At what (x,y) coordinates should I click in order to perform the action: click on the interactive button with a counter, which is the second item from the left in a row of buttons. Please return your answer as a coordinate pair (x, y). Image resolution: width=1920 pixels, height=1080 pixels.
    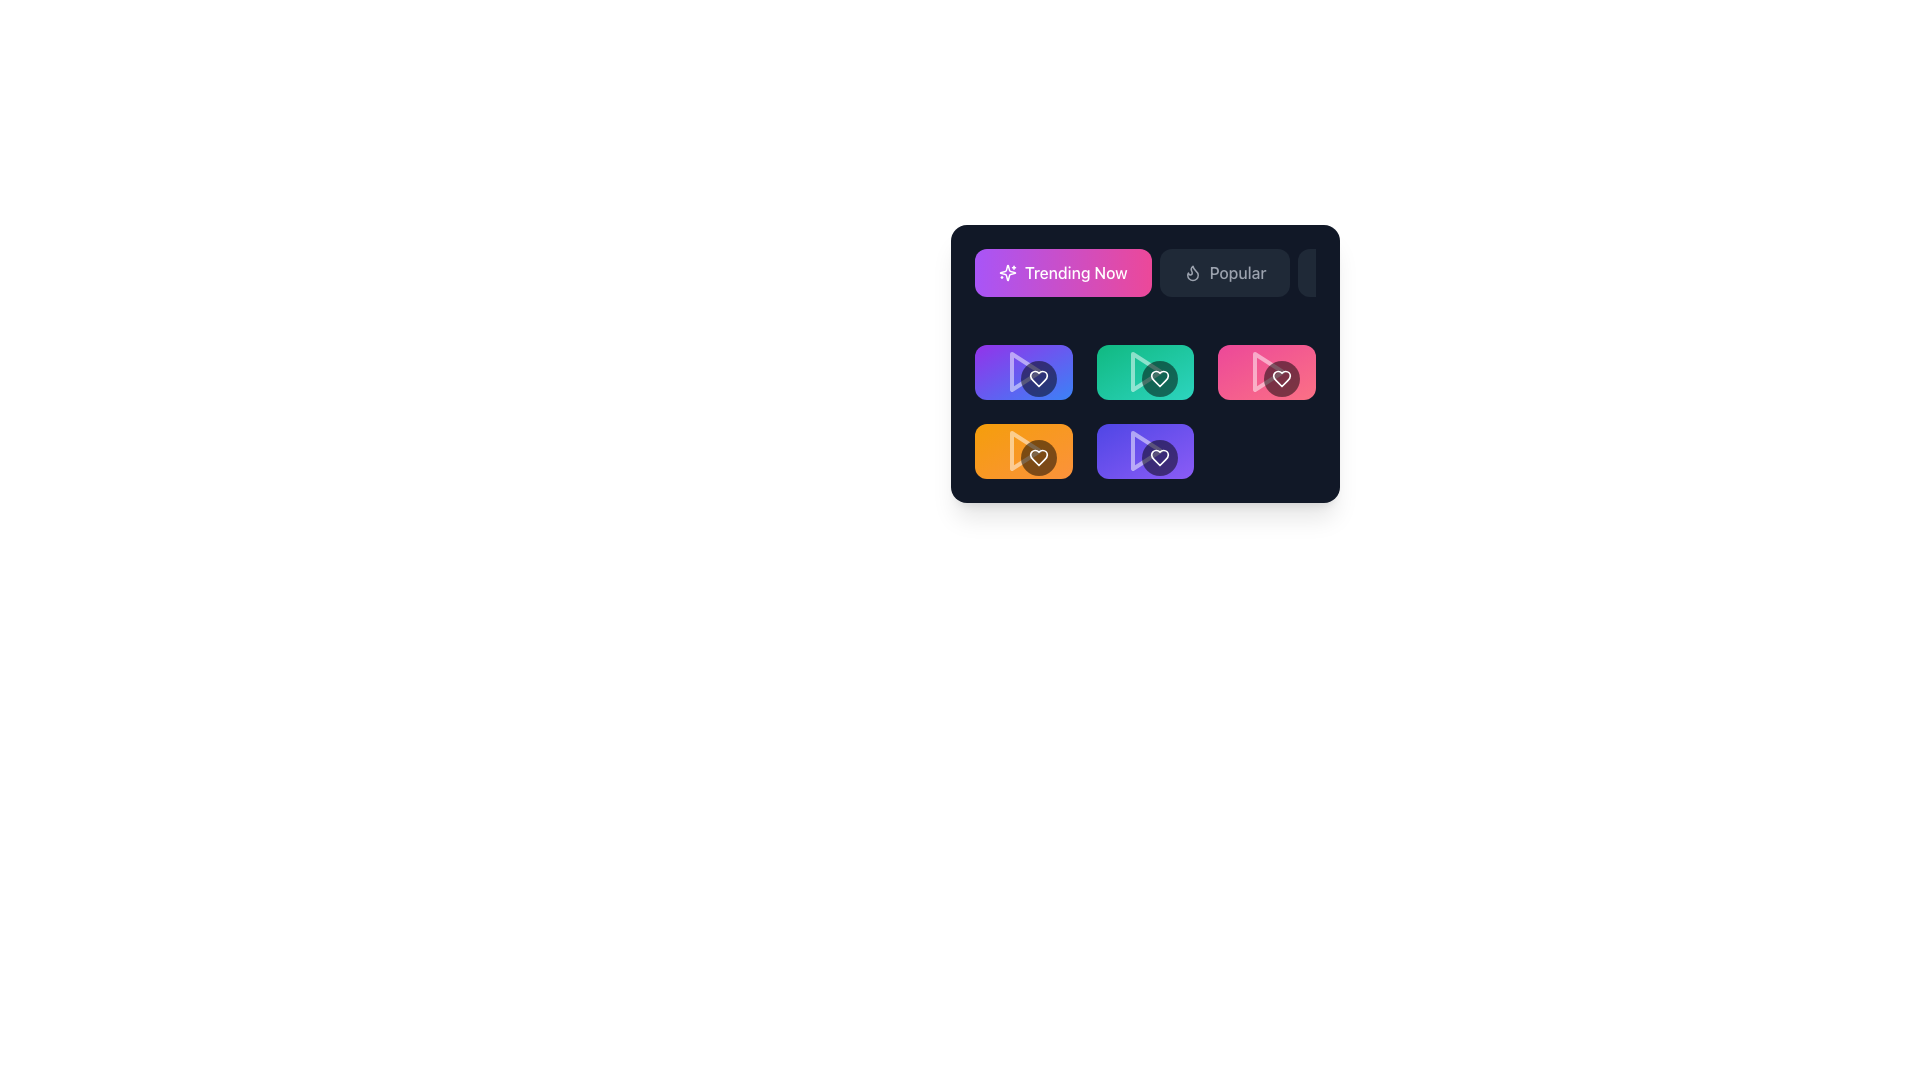
    Looking at the image, I should click on (1282, 363).